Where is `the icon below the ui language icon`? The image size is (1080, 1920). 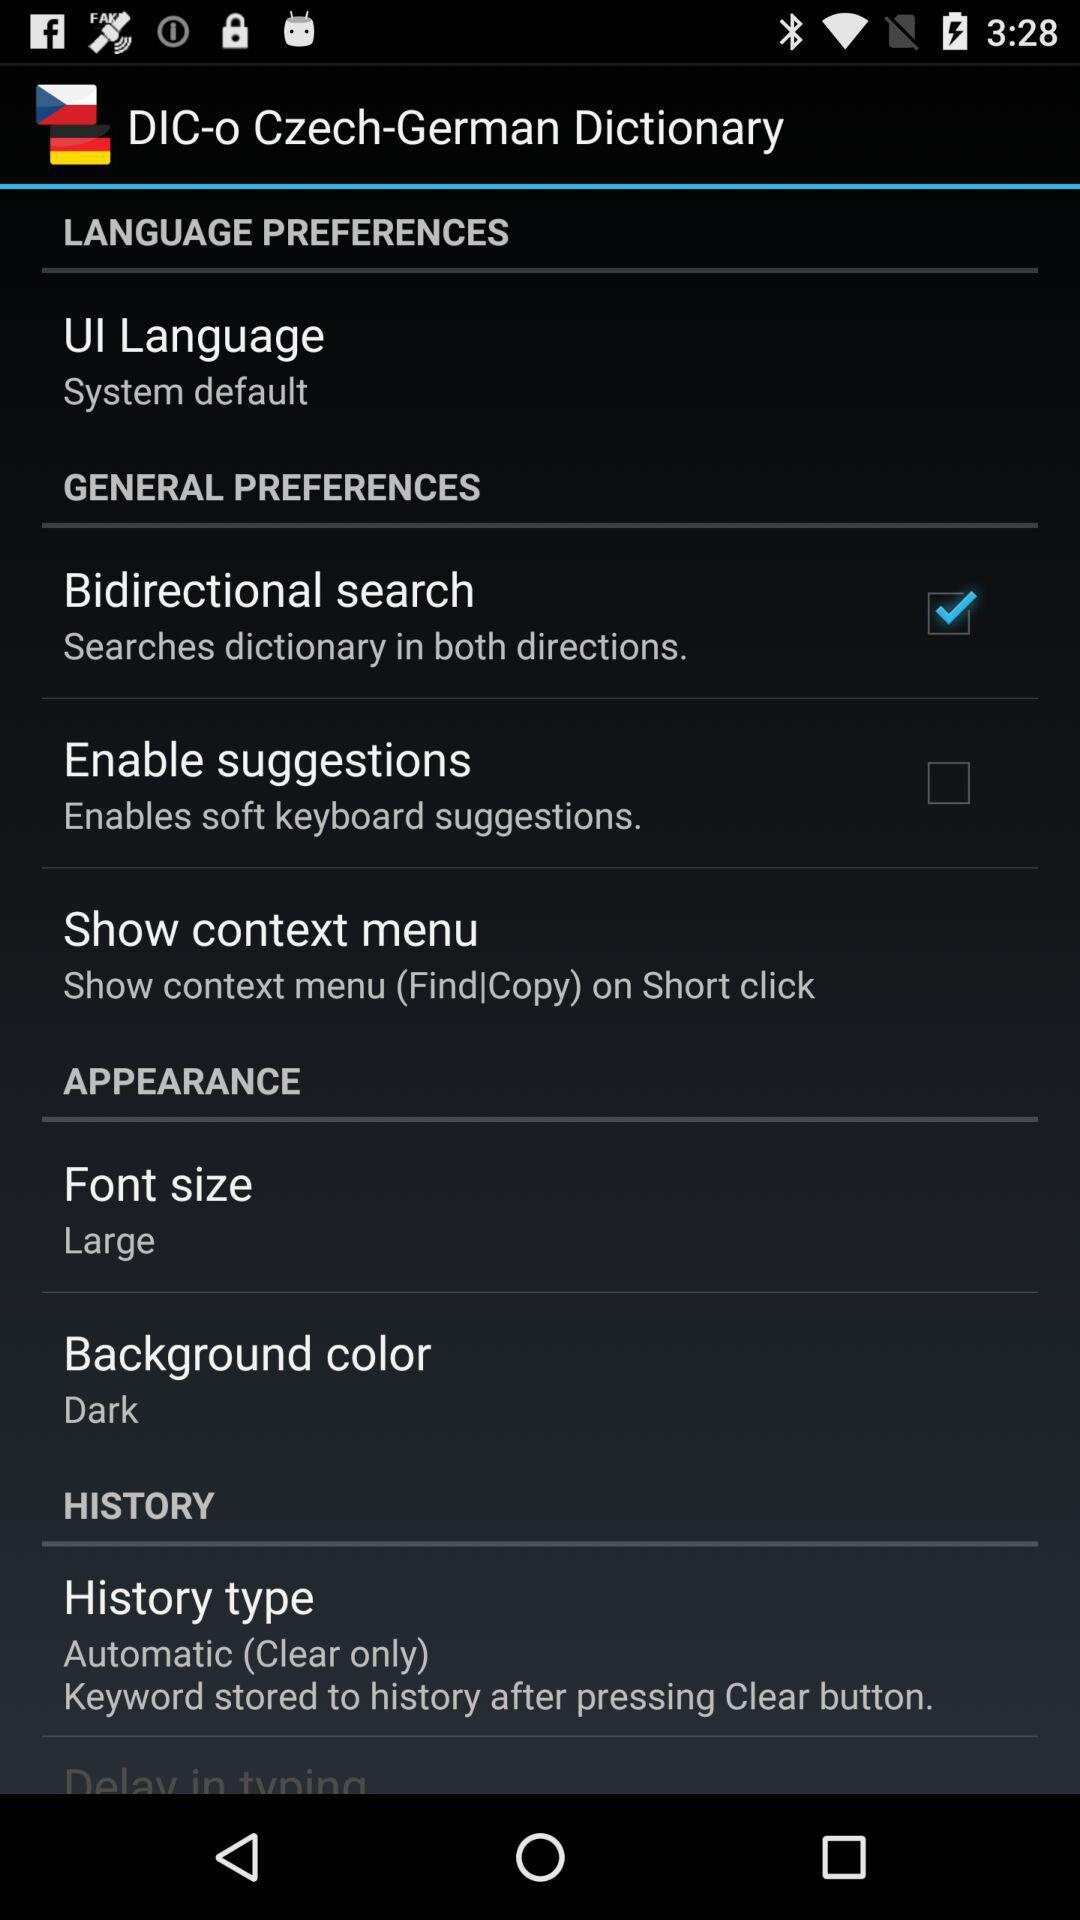 the icon below the ui language icon is located at coordinates (185, 389).